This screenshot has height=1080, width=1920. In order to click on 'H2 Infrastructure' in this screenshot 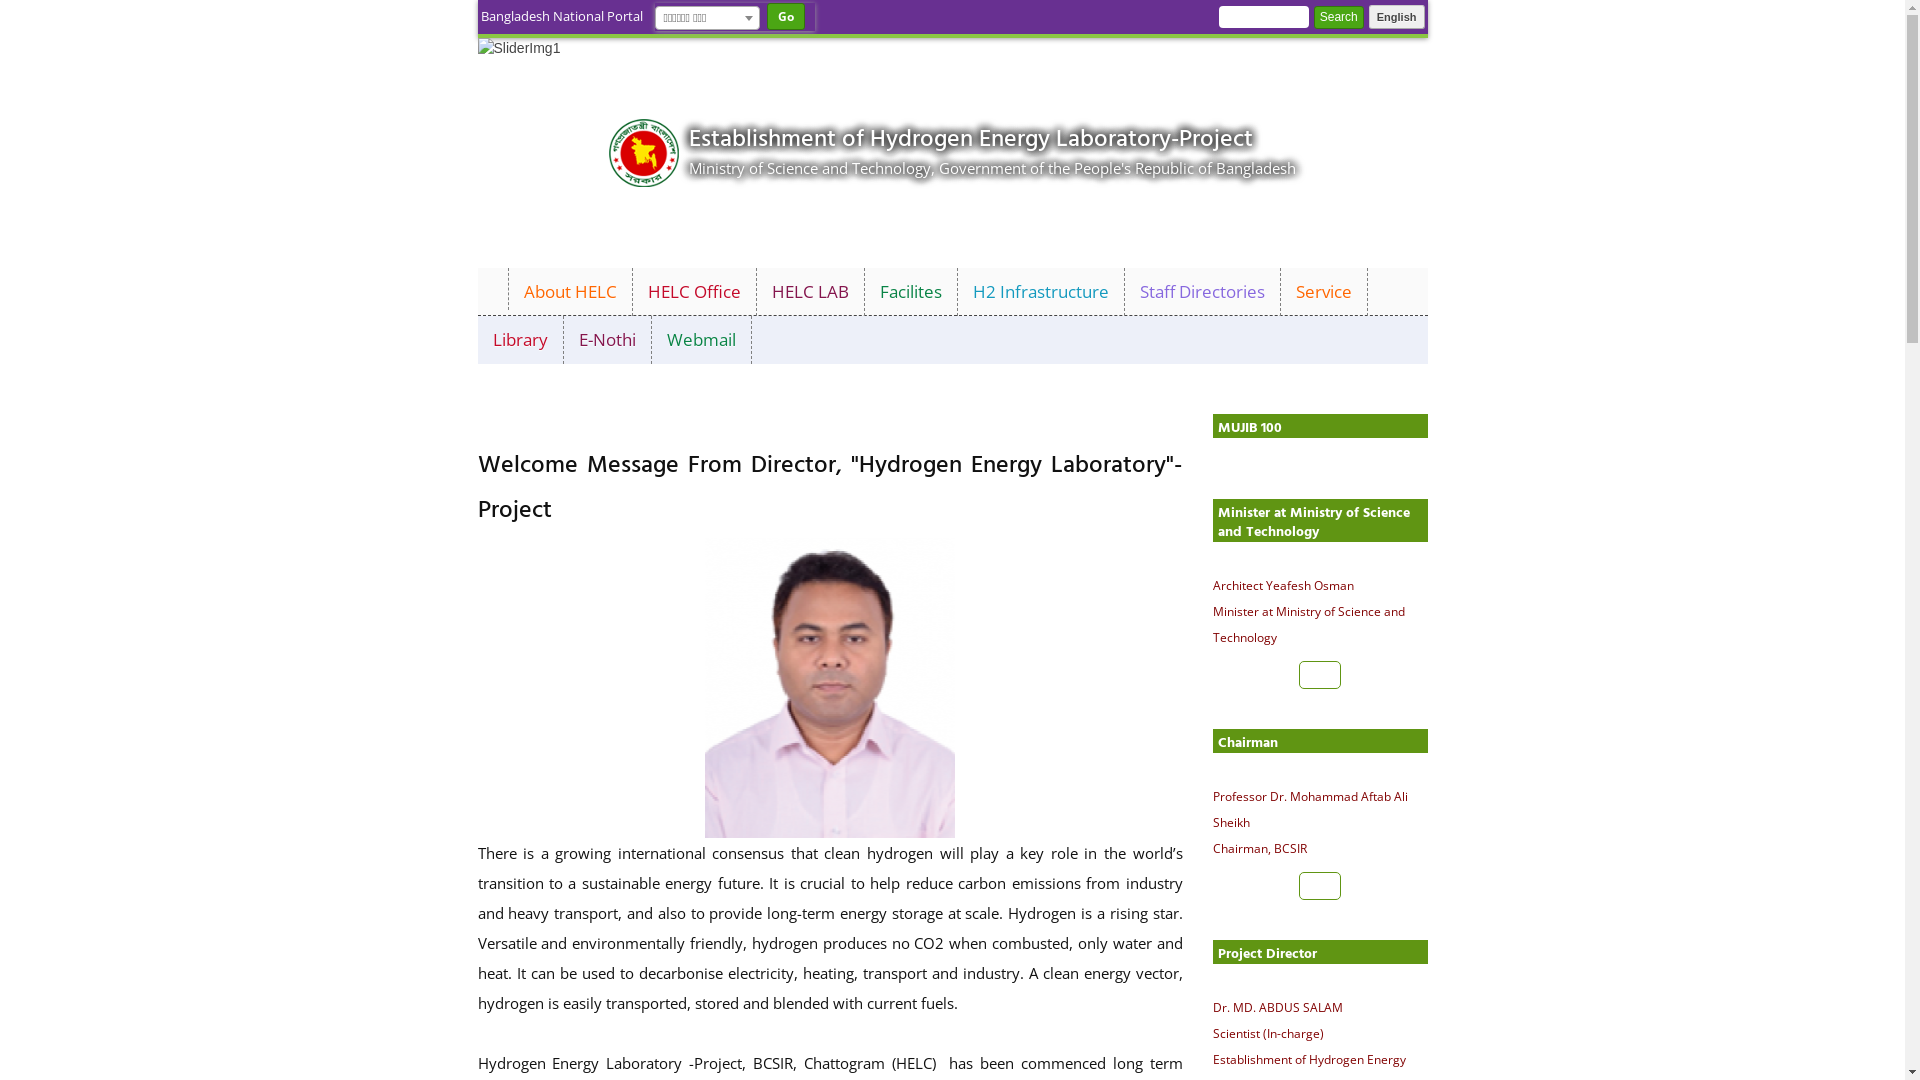, I will do `click(1040, 292)`.